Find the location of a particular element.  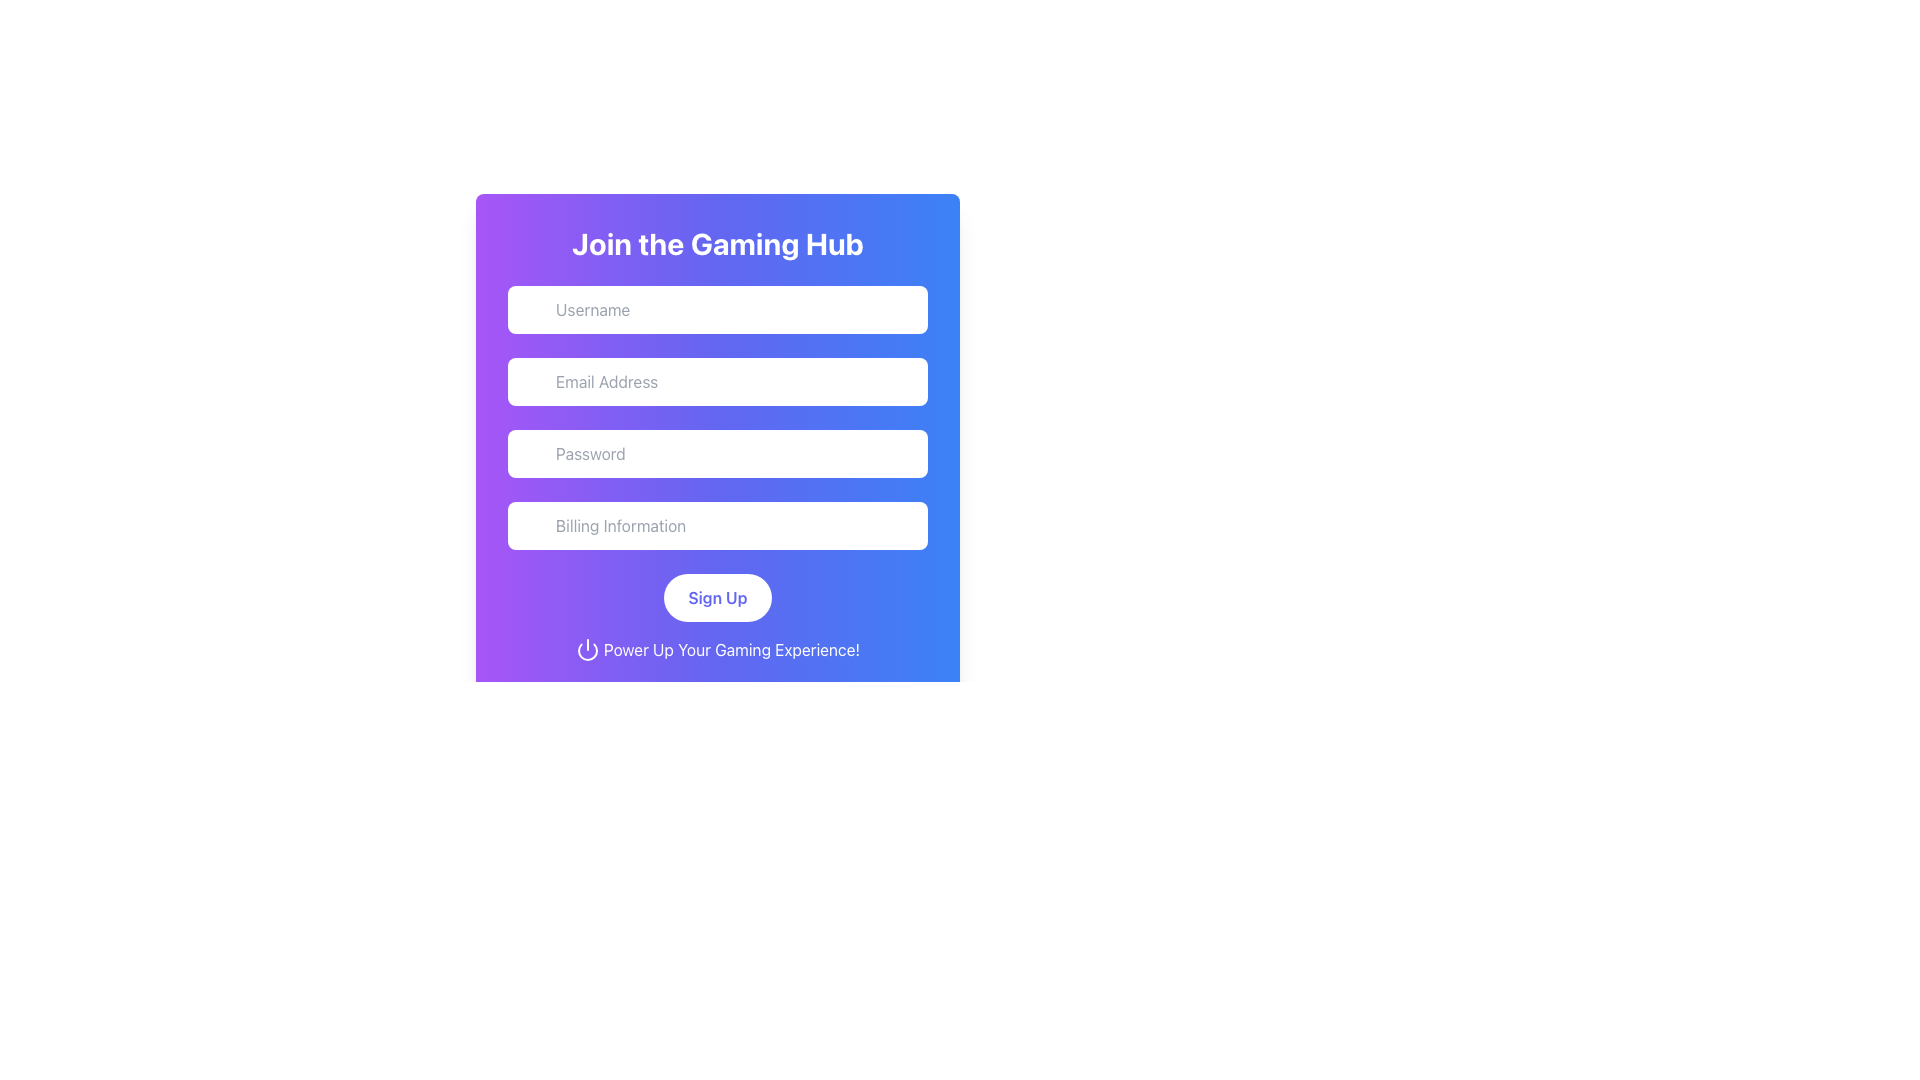

the Text Label with Icon located at the bottom of the gradient card layout, directly below the 'Sign Up' button, which is centrally aligned within the card is located at coordinates (718, 651).